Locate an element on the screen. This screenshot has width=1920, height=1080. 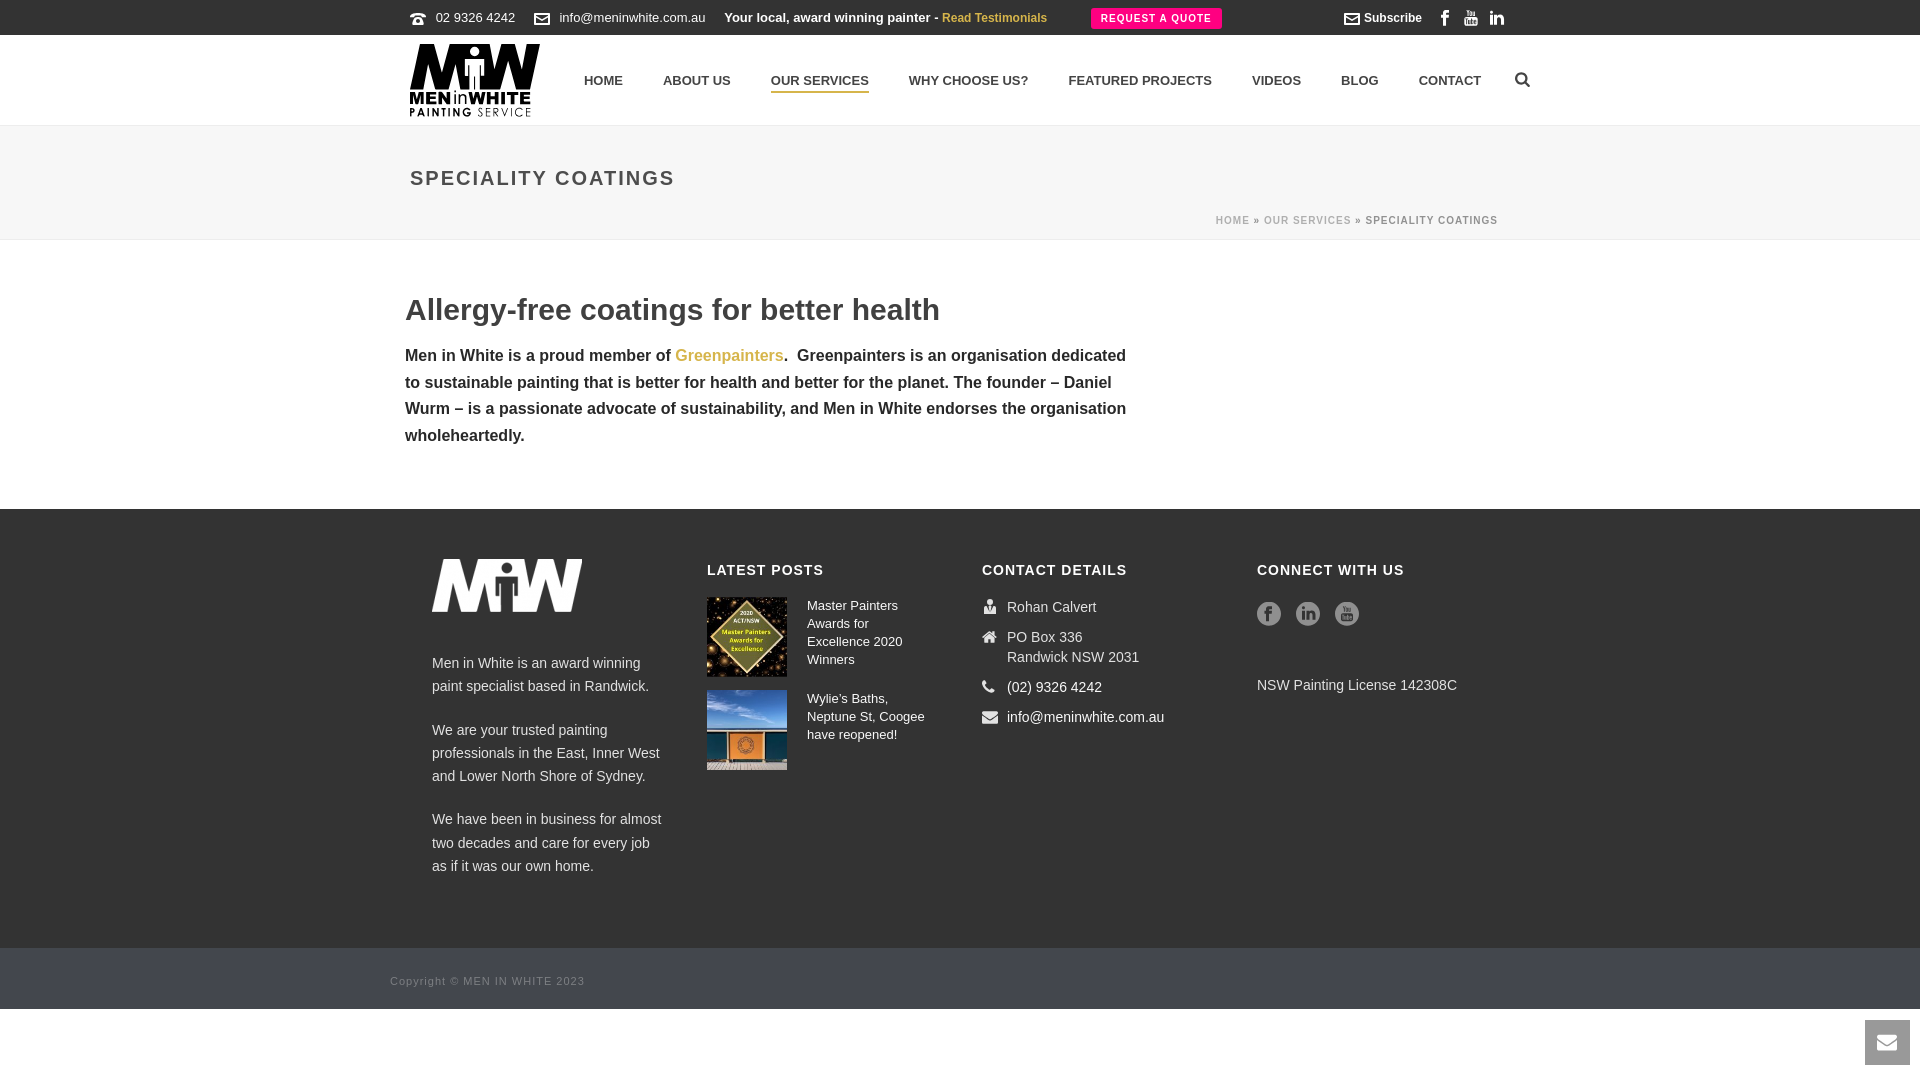
'Follow Us on facebook' is located at coordinates (1267, 613).